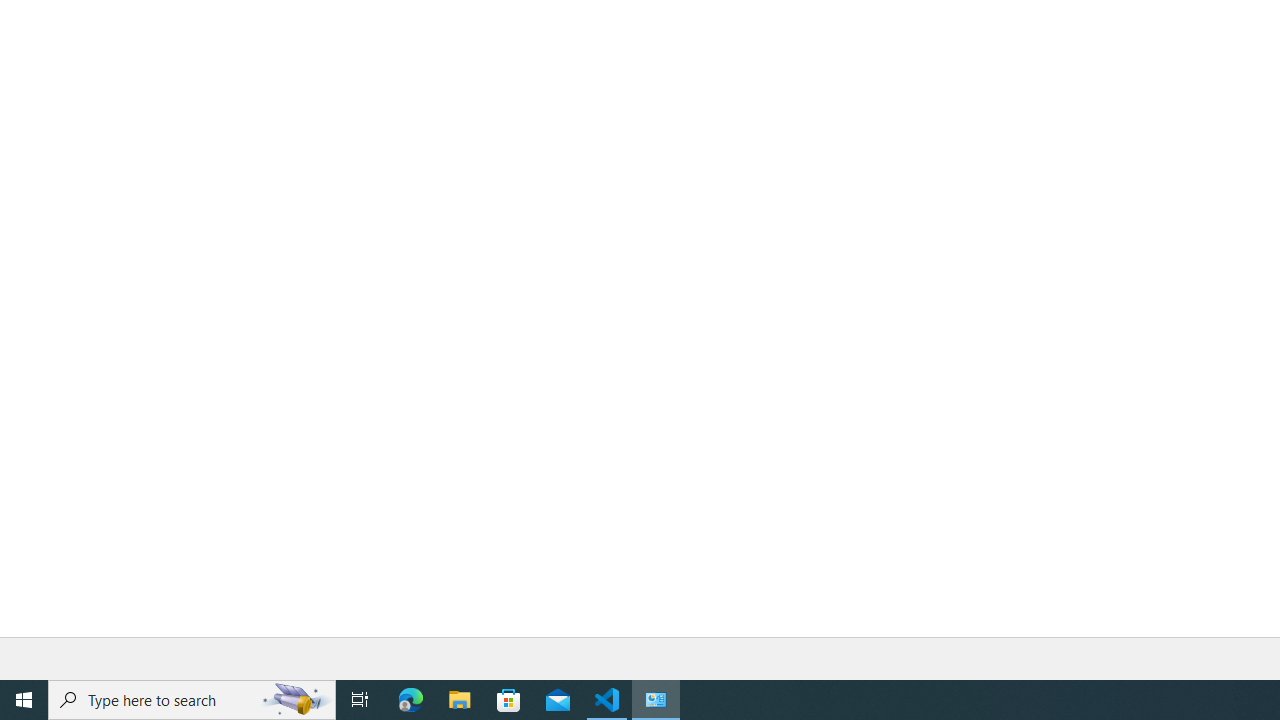 Image resolution: width=1280 pixels, height=720 pixels. Describe the element at coordinates (459, 698) in the screenshot. I see `'File Explorer'` at that location.